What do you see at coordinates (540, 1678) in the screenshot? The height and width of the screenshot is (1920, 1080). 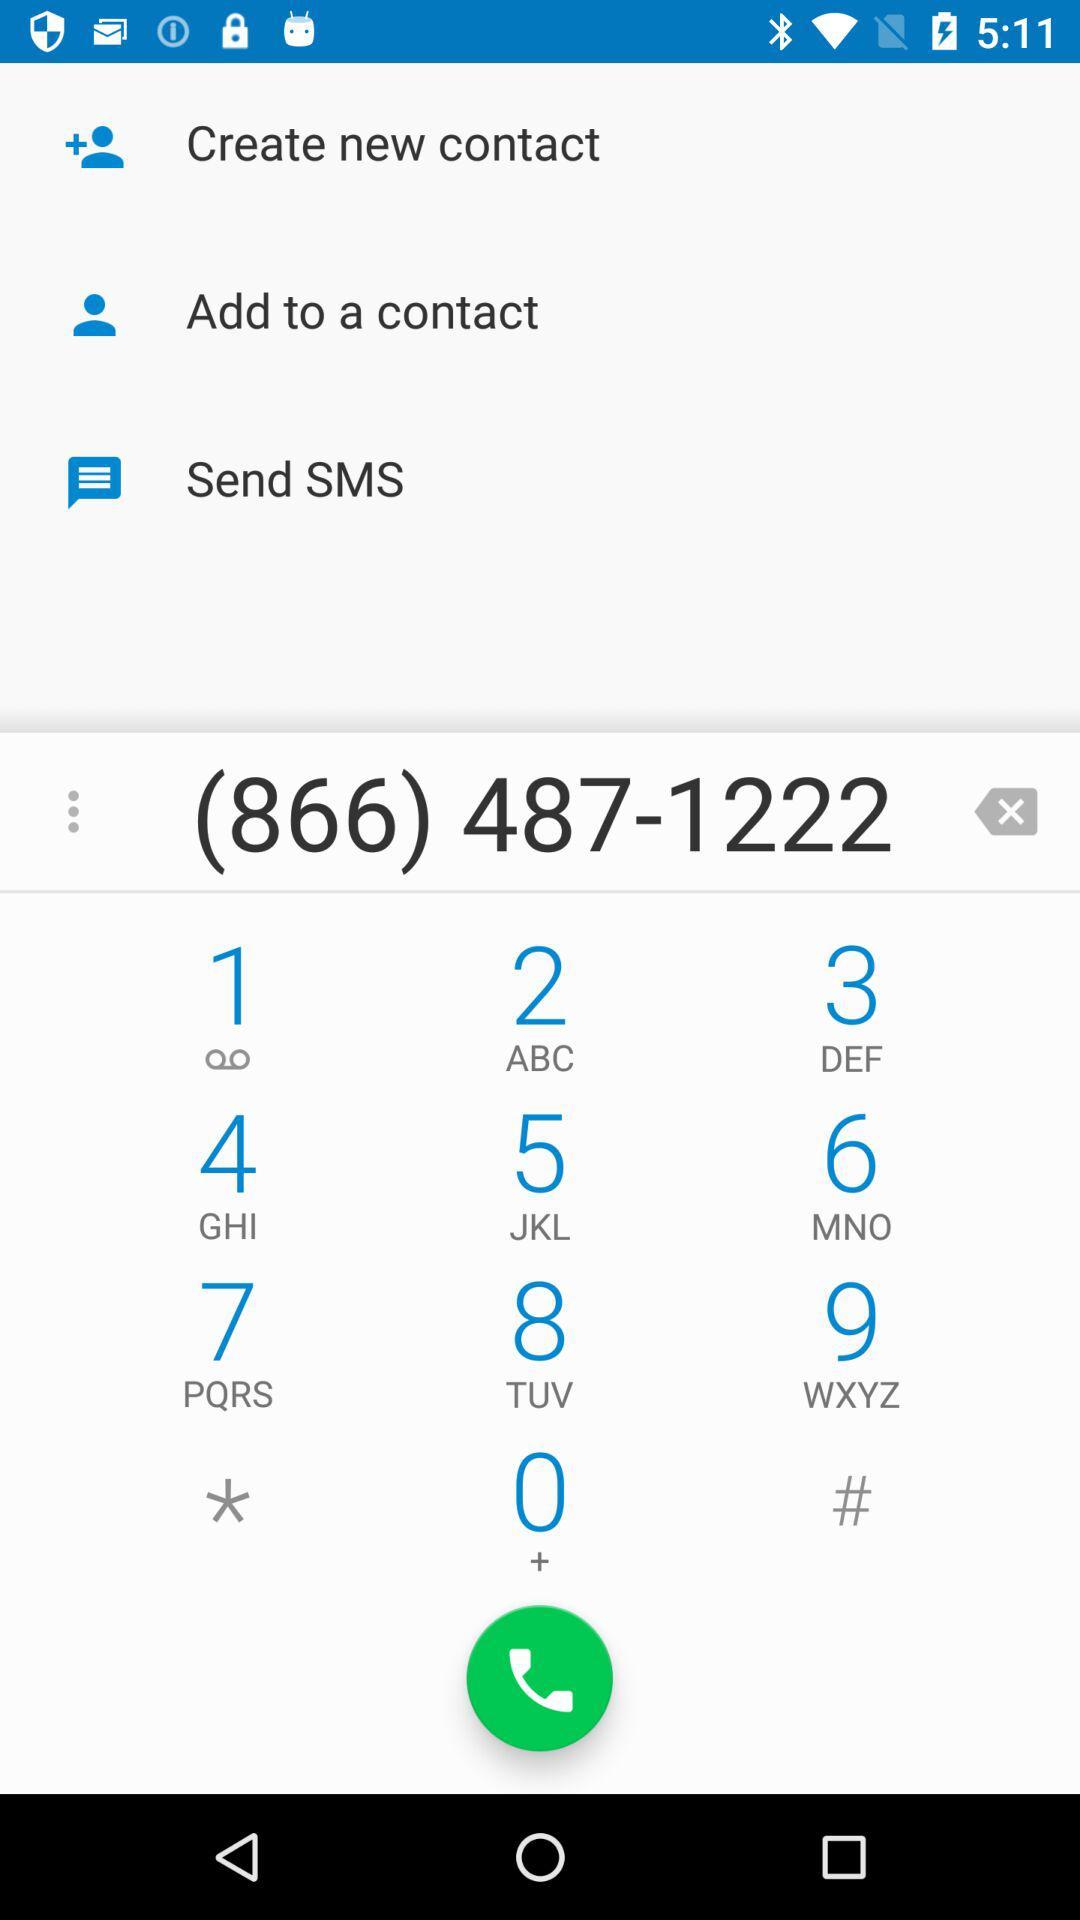 I see `the call icon` at bounding box center [540, 1678].